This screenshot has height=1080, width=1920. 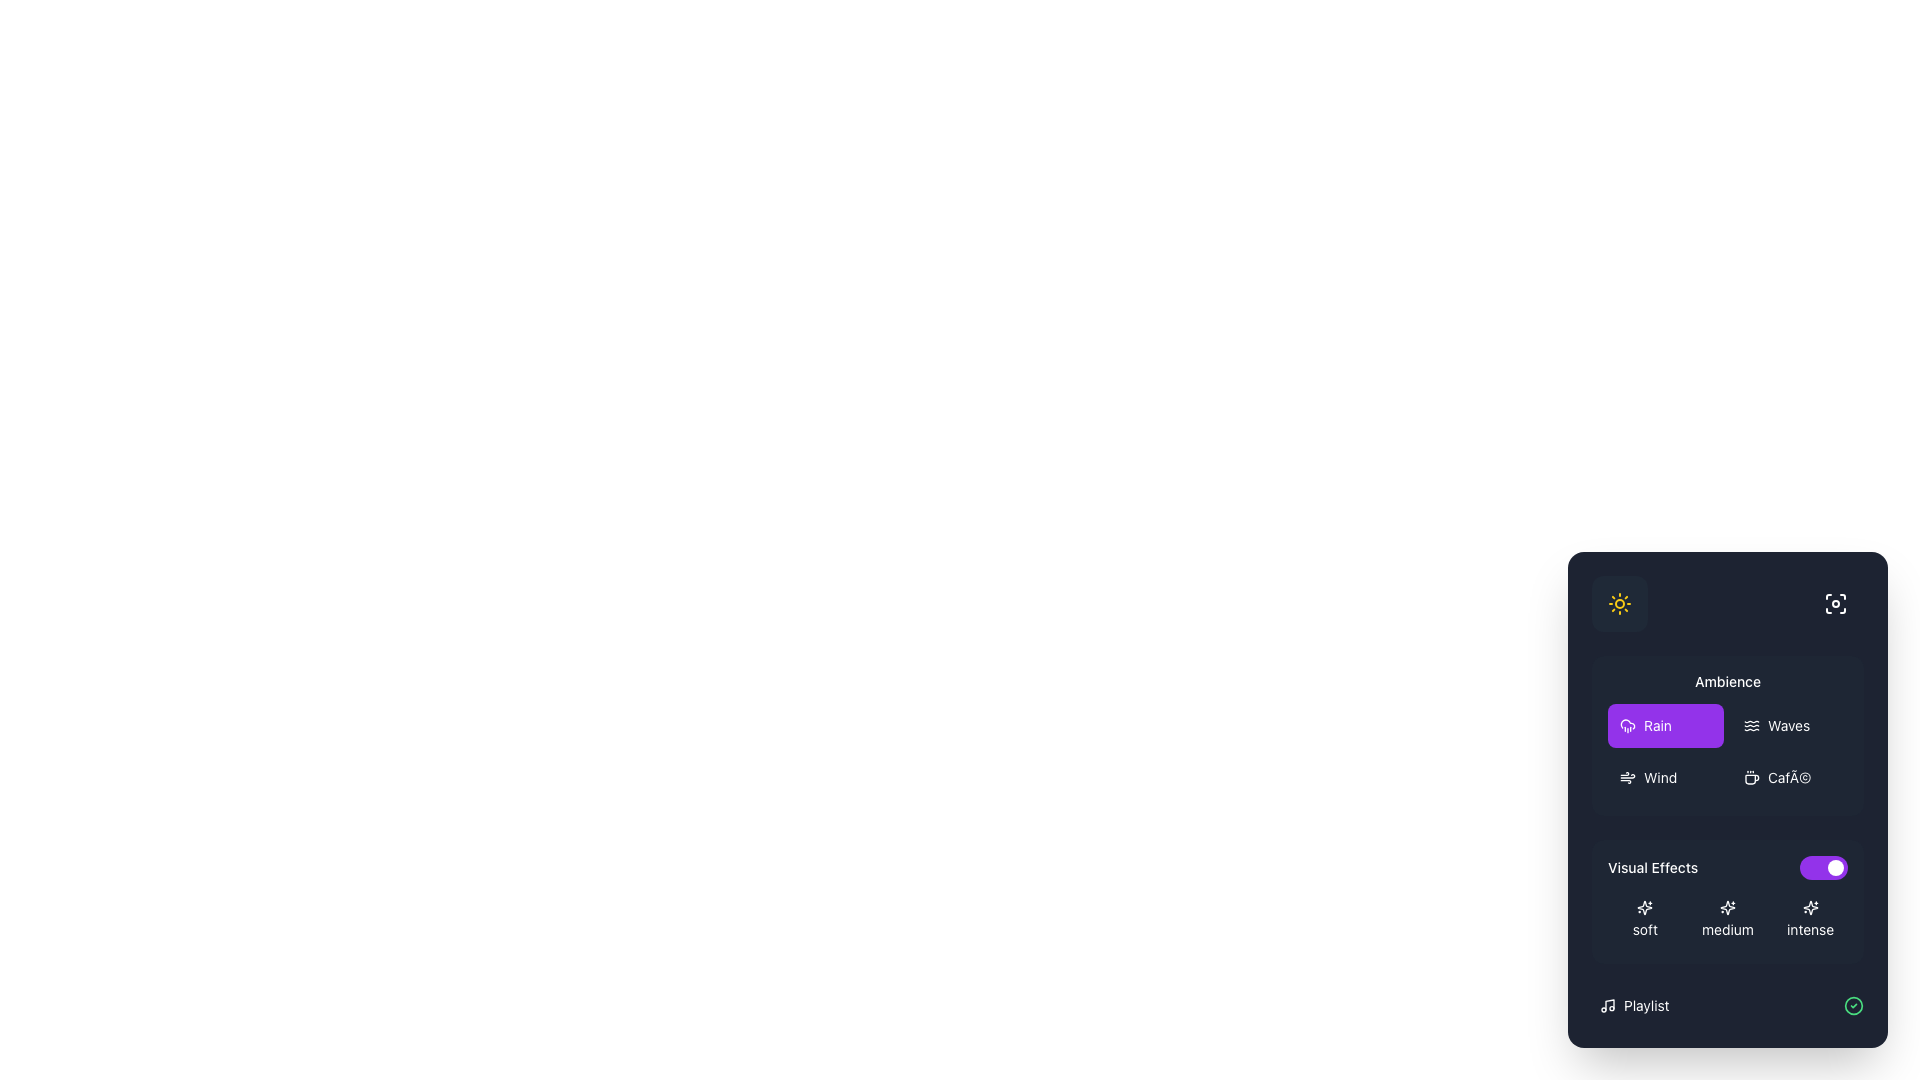 I want to click on the 'Visual Effects' text label located to the left of the toggle switch in the 'Ambience' section, so click(x=1653, y=866).